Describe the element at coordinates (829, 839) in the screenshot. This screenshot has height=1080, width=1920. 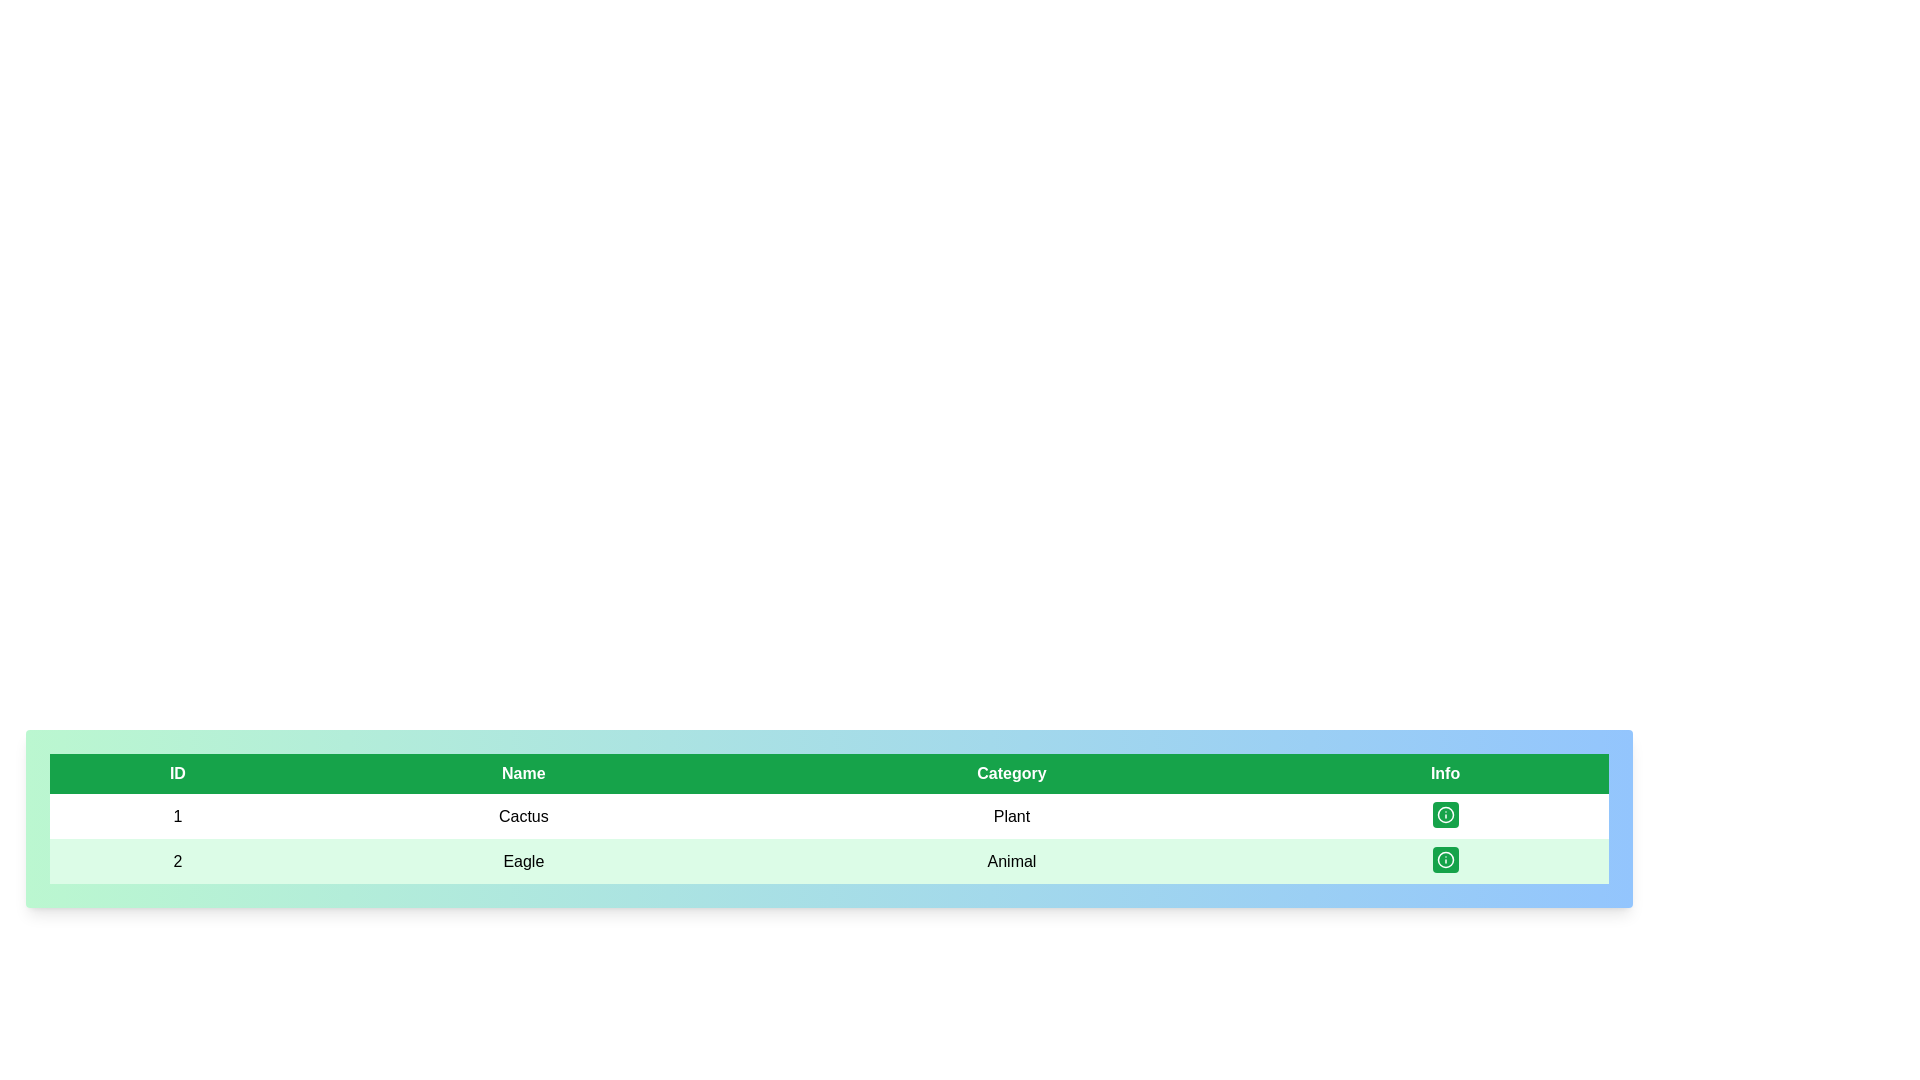
I see `the first row of the table containing ID '1', Name 'Cactus', and Category 'Plant' for additional actions` at that location.